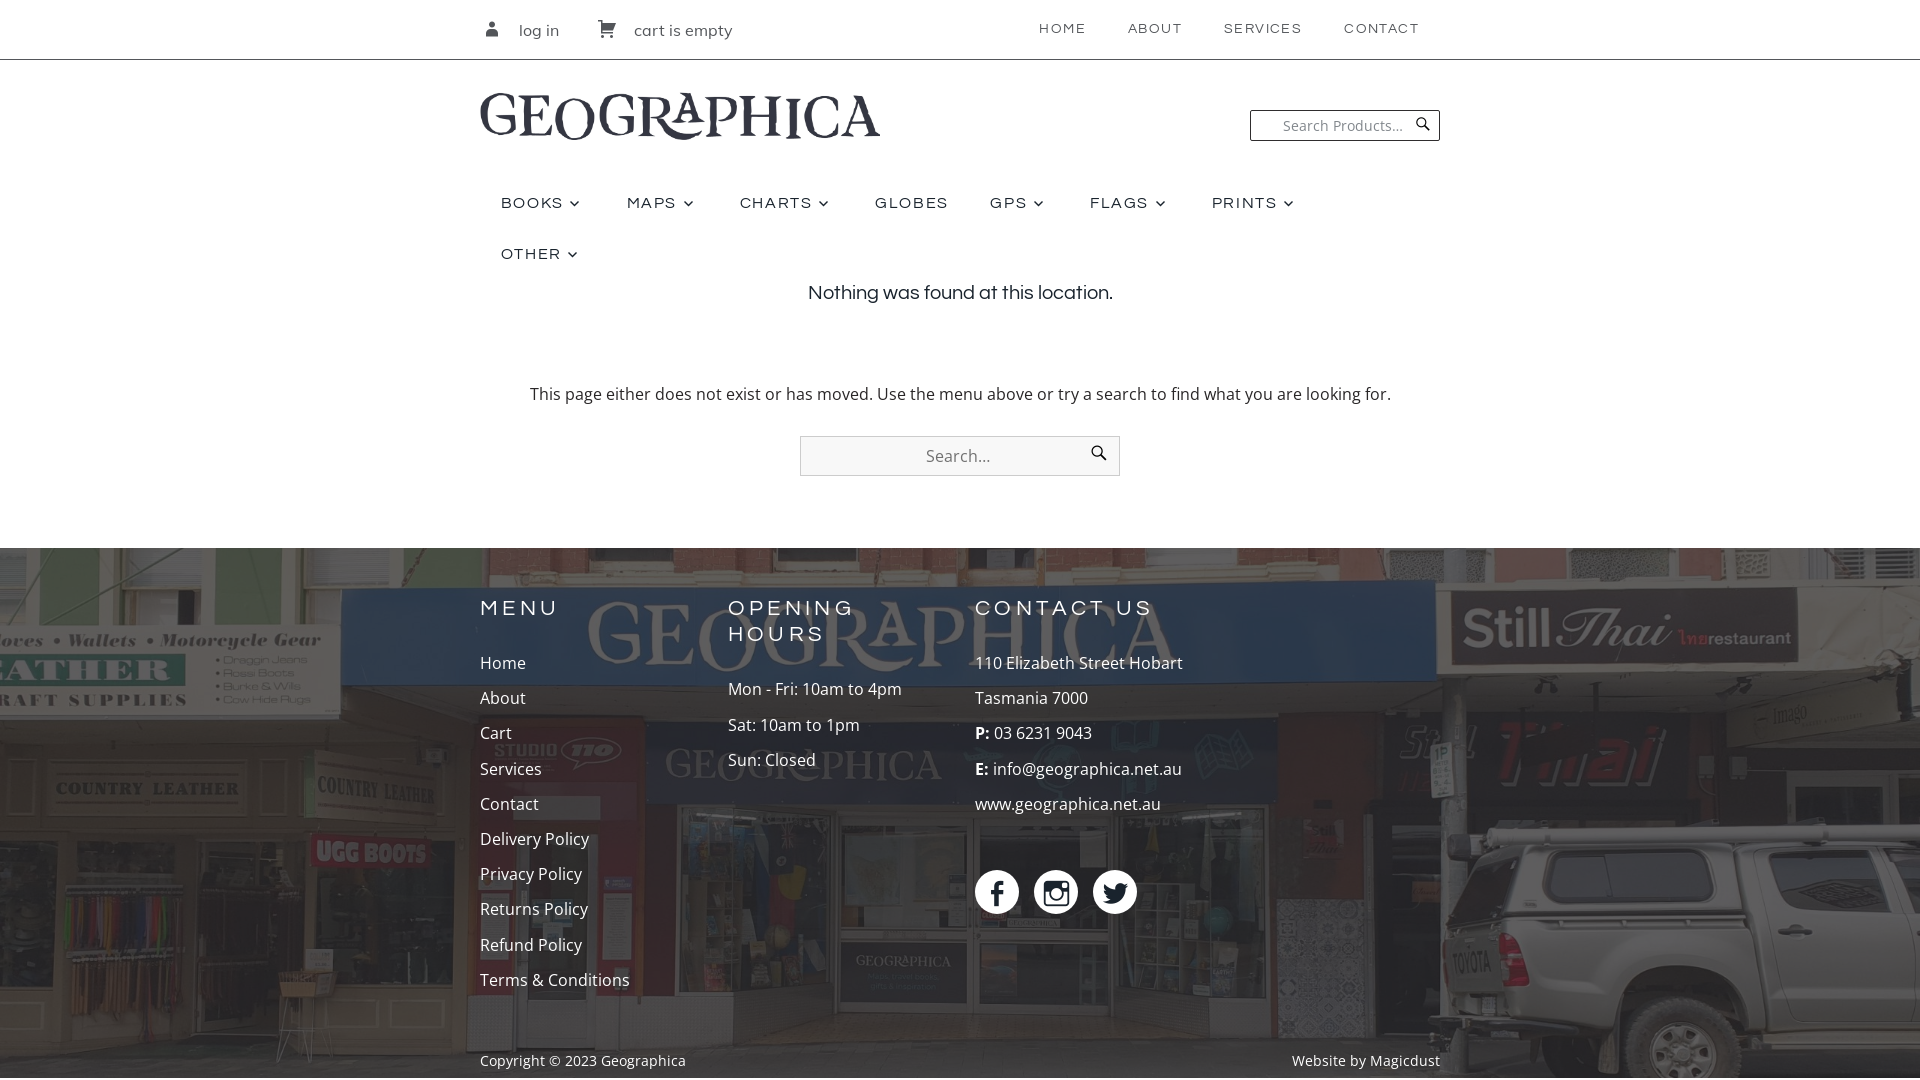 The width and height of the screenshot is (1920, 1080). Describe the element at coordinates (495, 732) in the screenshot. I see `'Cart'` at that location.